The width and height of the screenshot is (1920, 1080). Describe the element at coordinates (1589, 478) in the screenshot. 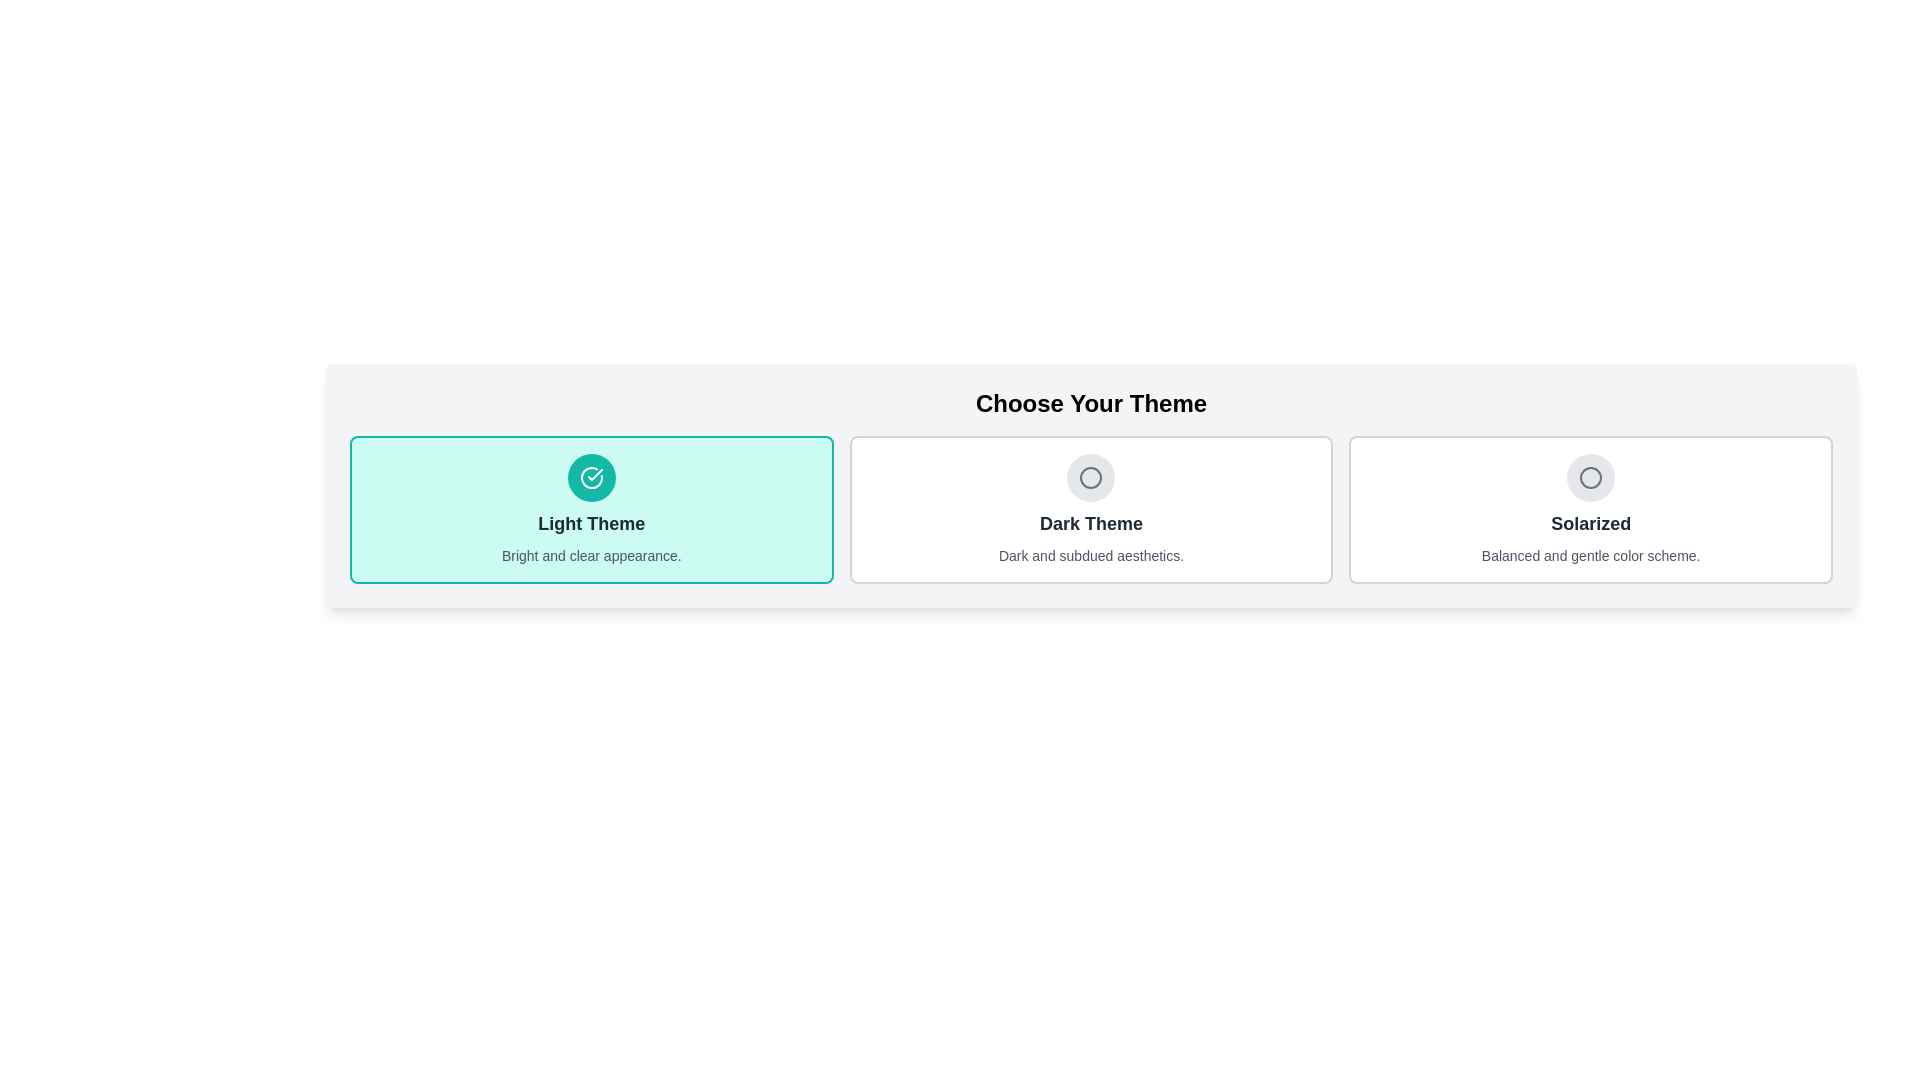

I see `the selection indicator icon for the 'Solarized' theme located in the third position from the left under the 'Choose Your Theme' heading` at that location.